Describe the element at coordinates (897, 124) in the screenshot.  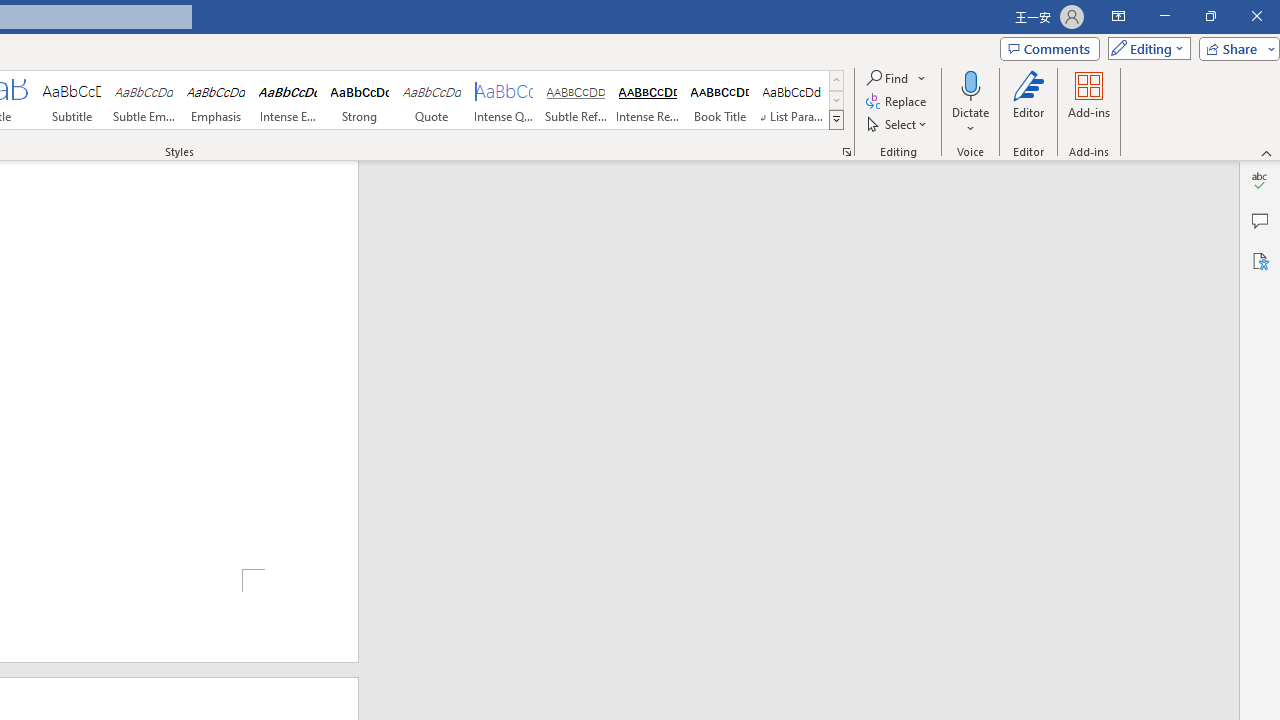
I see `'Select'` at that location.